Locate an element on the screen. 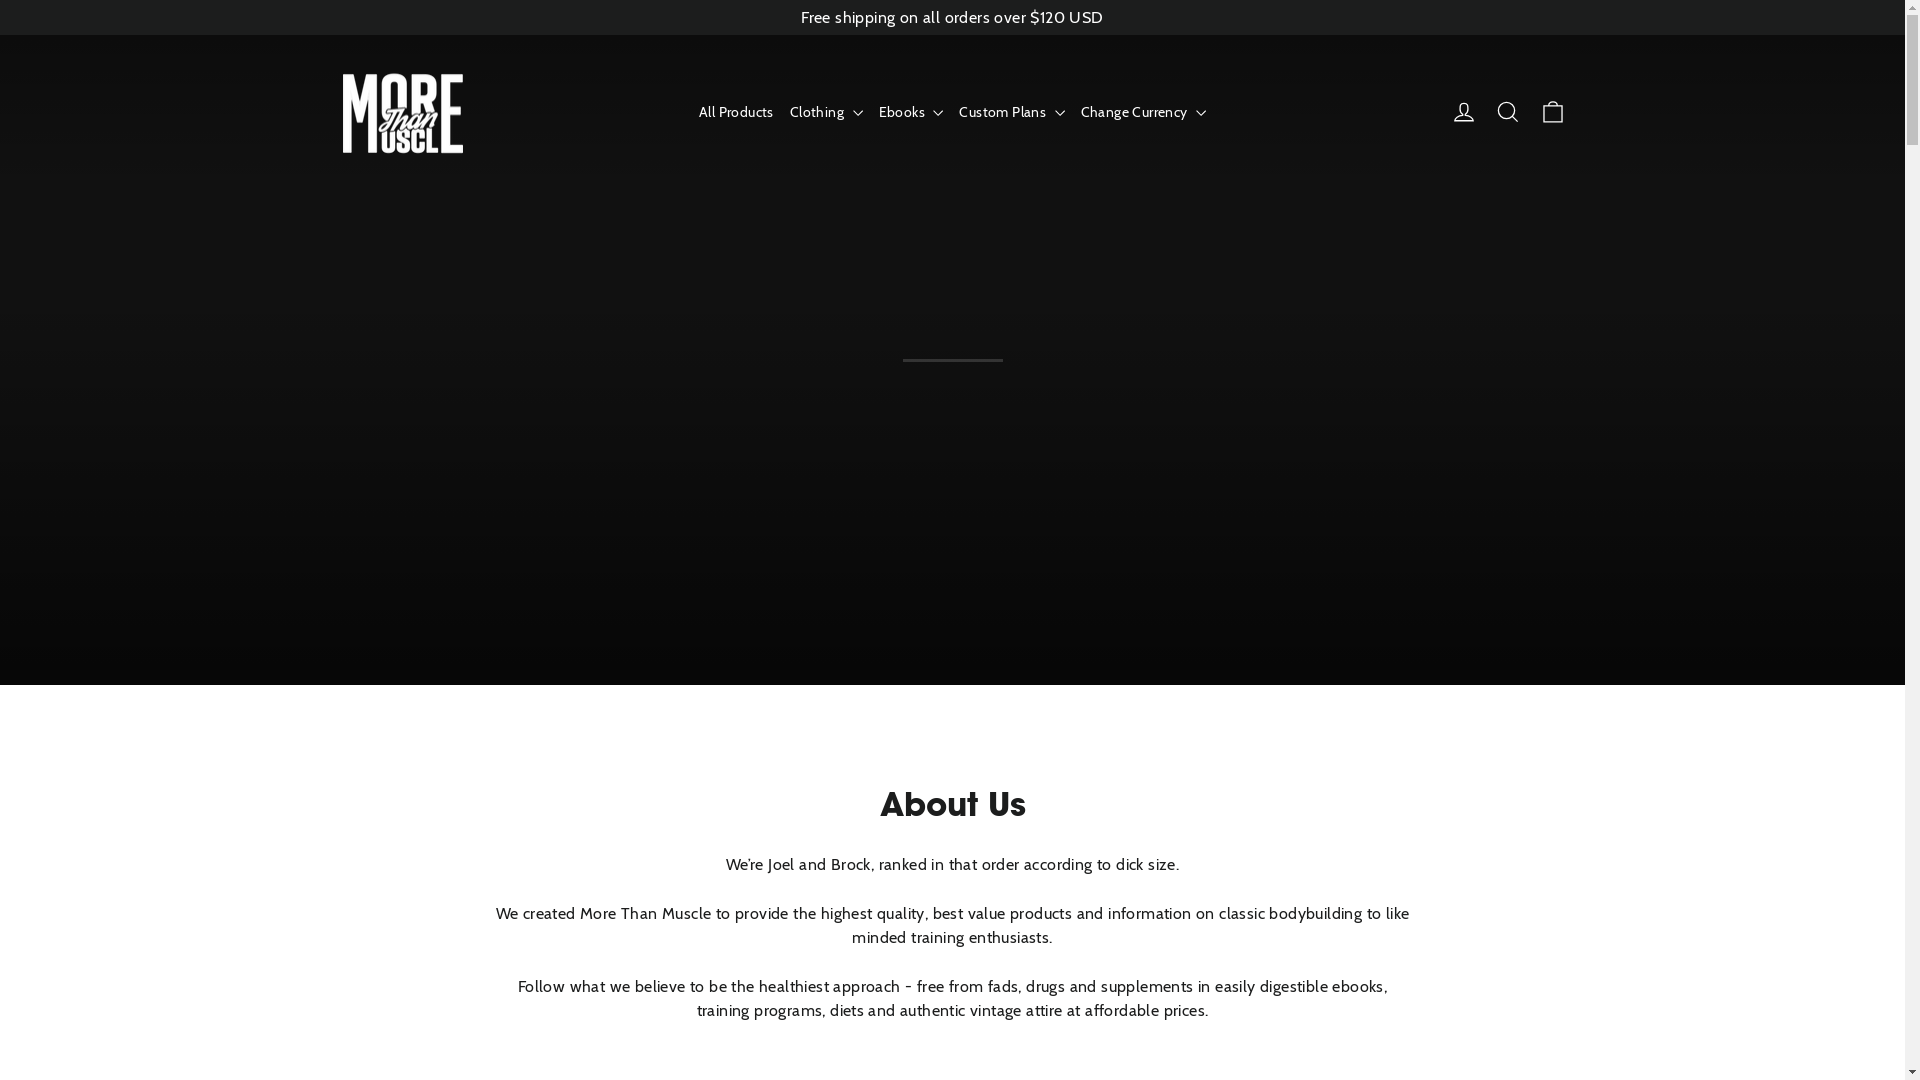 Image resolution: width=1920 pixels, height=1080 pixels. 'account is located at coordinates (1464, 111).